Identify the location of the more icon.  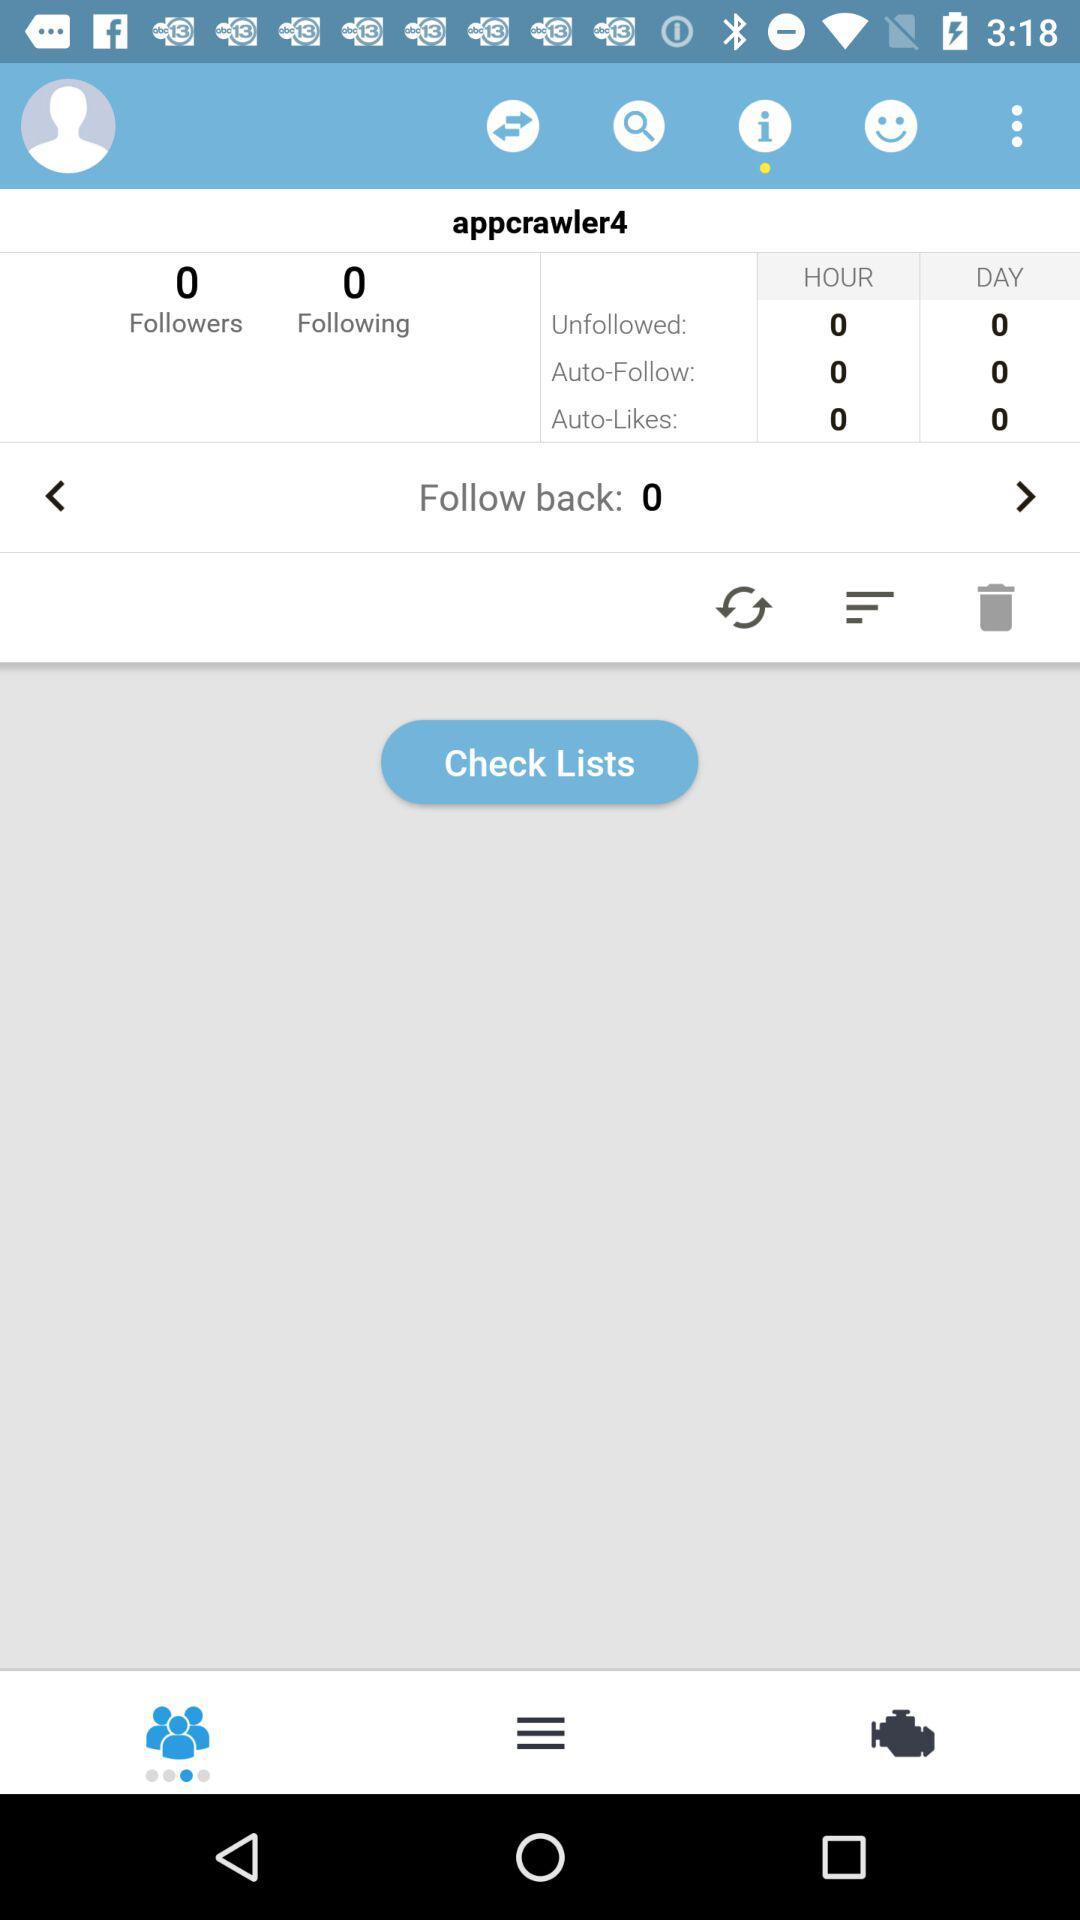
(540, 1730).